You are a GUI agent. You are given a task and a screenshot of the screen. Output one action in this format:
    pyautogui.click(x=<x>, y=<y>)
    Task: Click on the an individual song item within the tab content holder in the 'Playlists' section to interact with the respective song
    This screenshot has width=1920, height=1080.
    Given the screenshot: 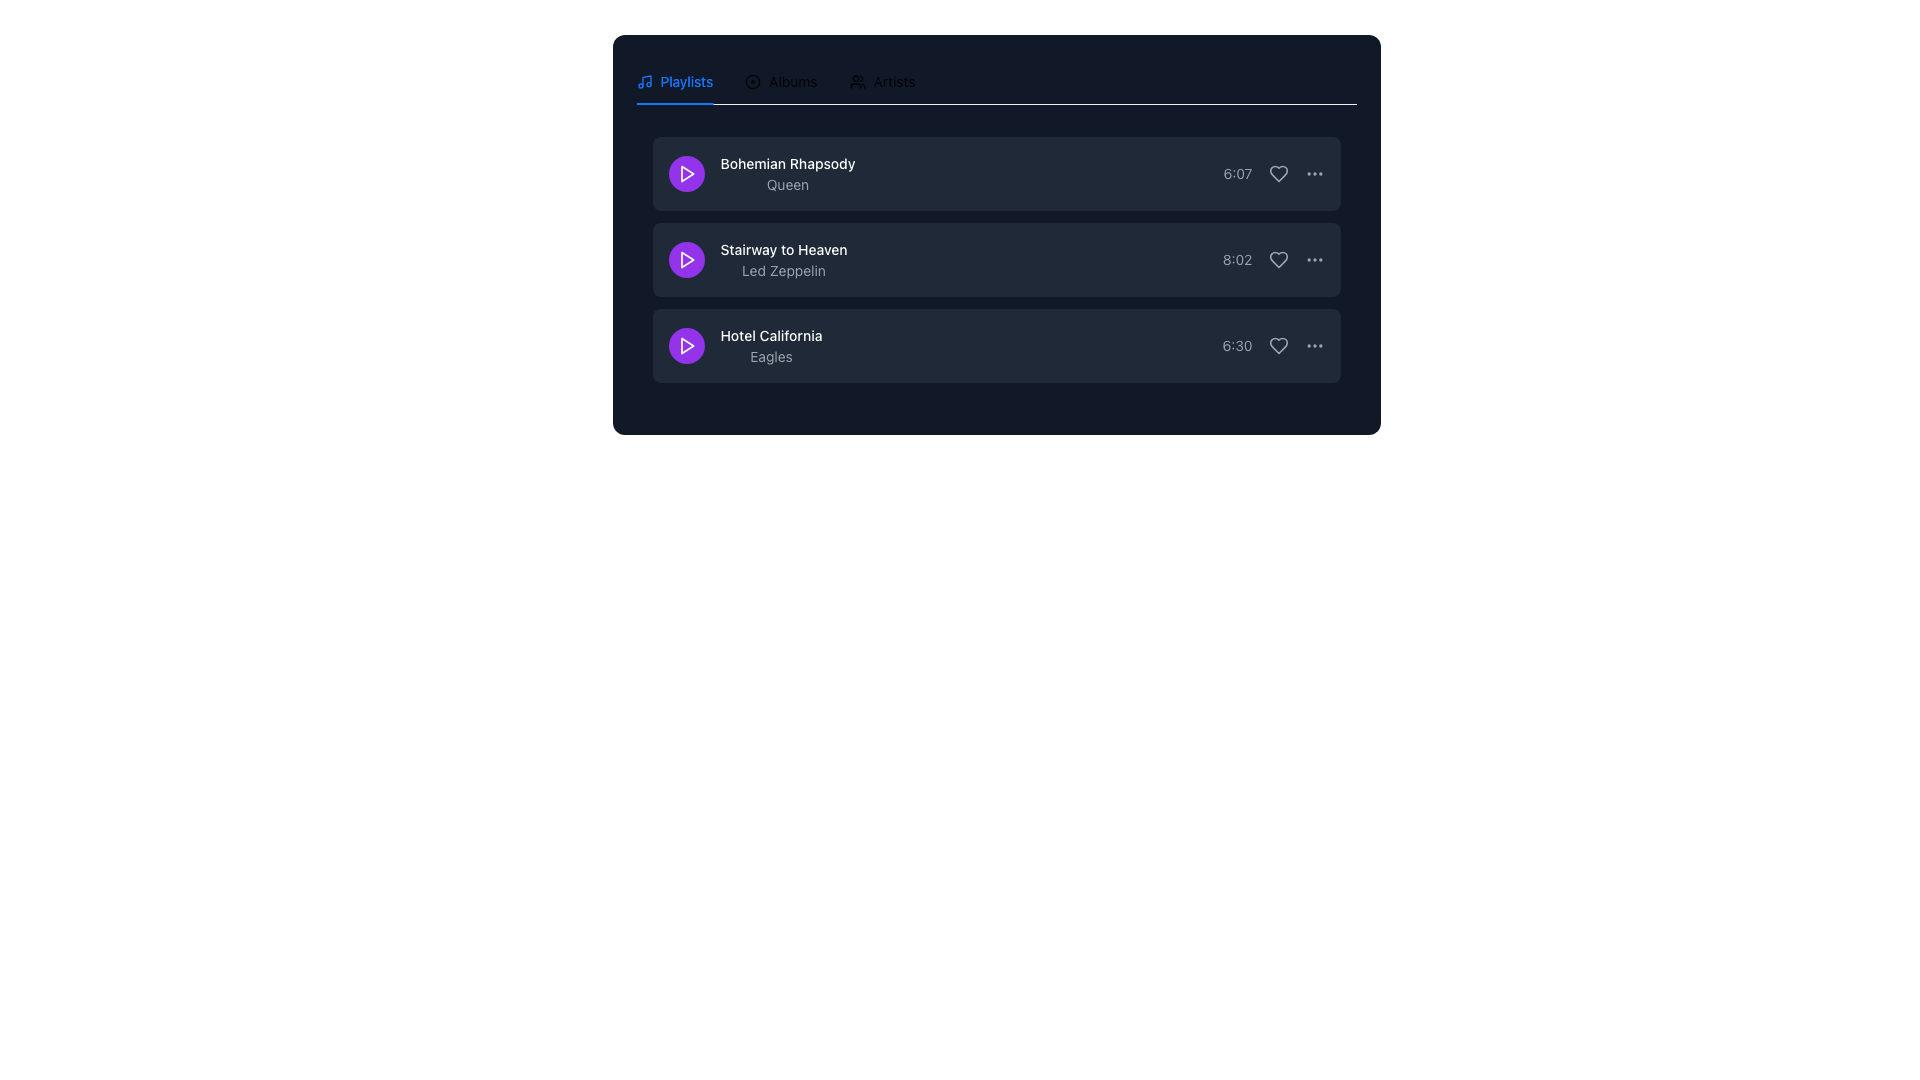 What is the action you would take?
    pyautogui.click(x=996, y=265)
    